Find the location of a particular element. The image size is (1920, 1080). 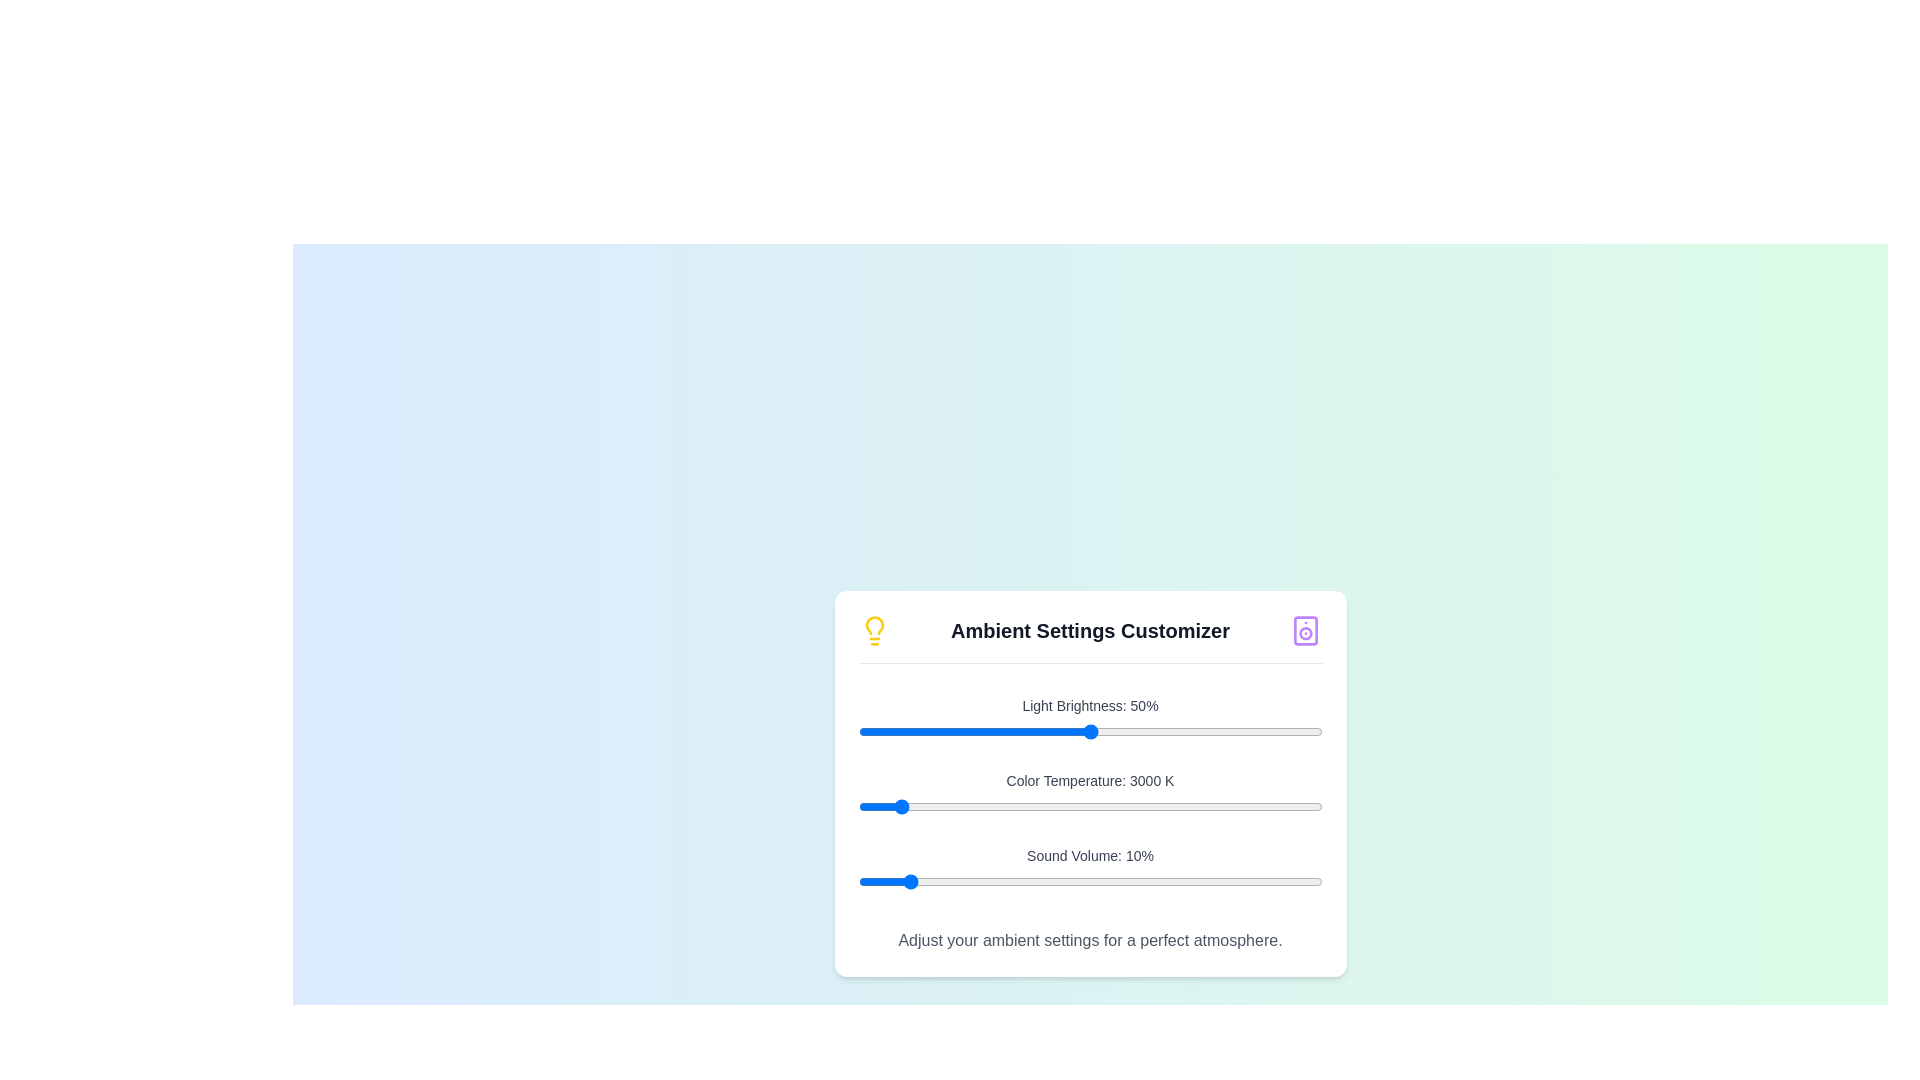

the light brightness is located at coordinates (1178, 732).